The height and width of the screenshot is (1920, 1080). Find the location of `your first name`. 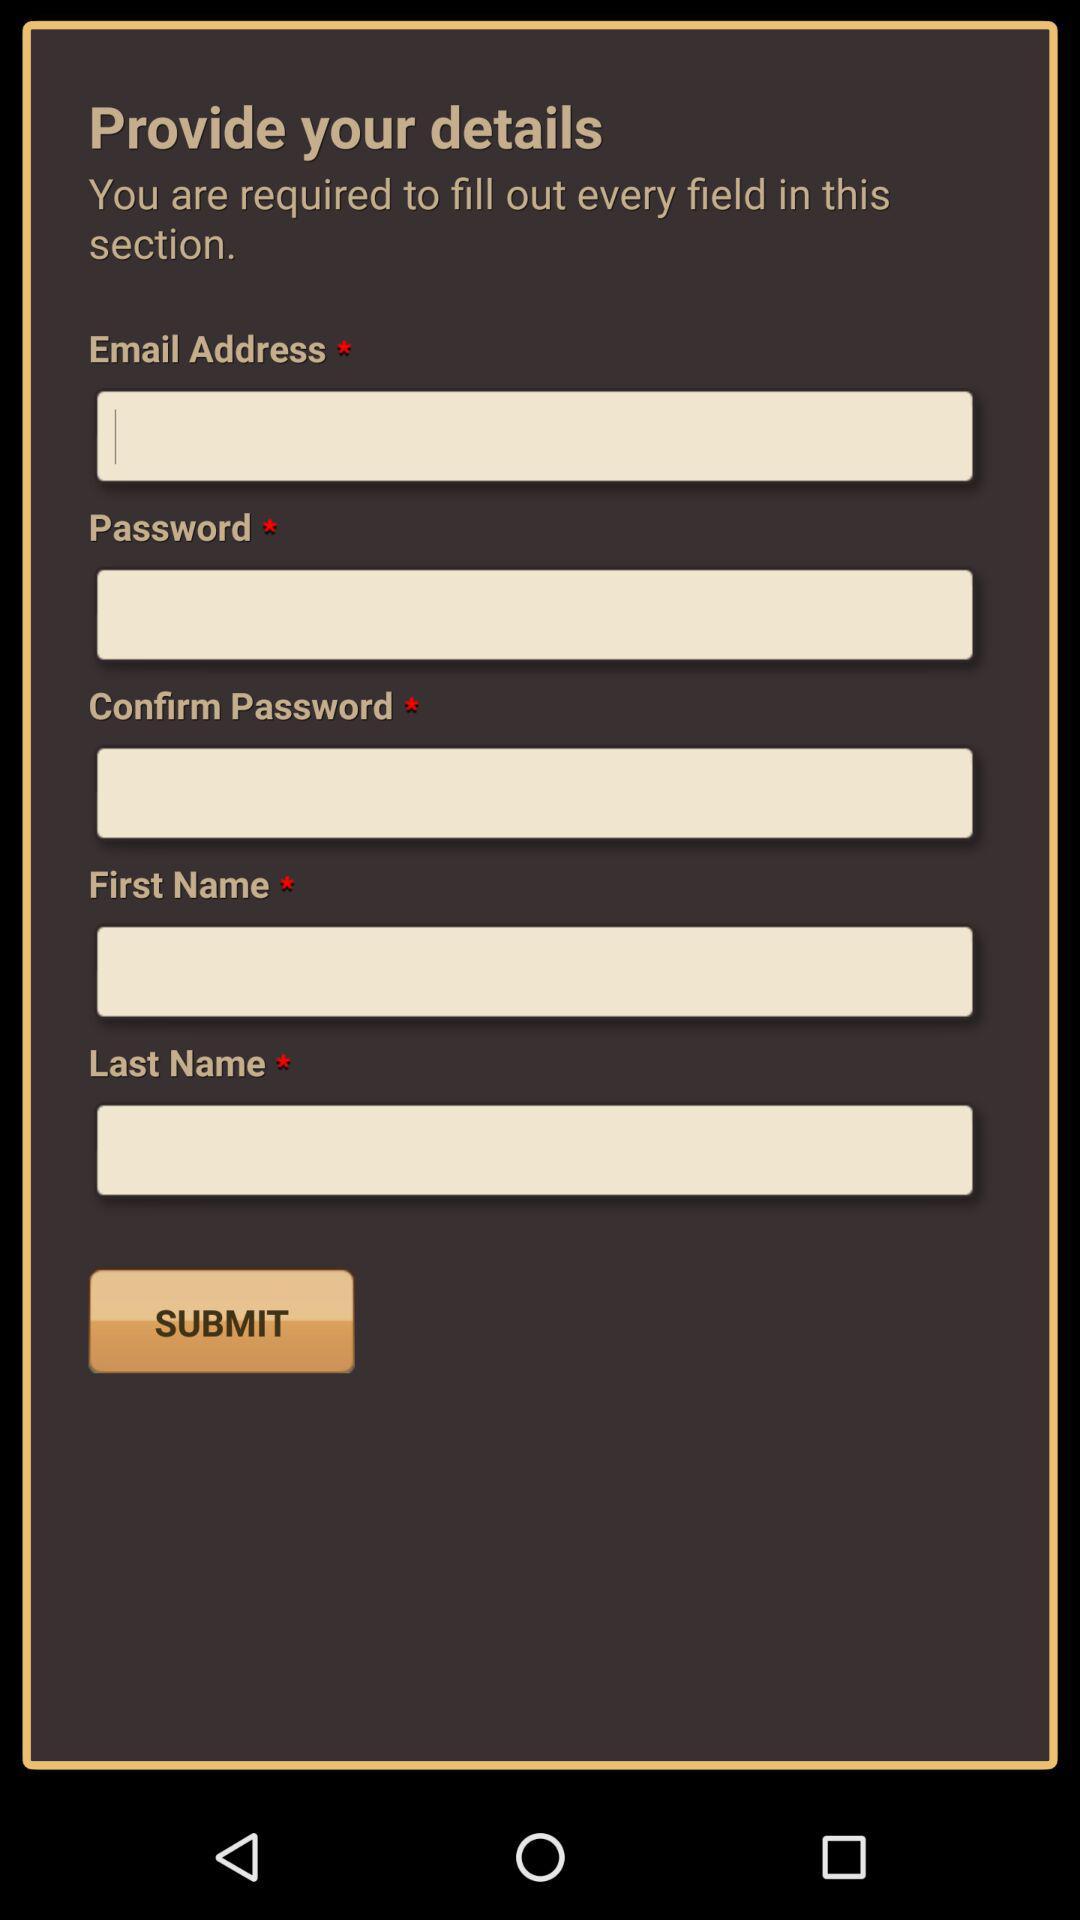

your first name is located at coordinates (540, 979).